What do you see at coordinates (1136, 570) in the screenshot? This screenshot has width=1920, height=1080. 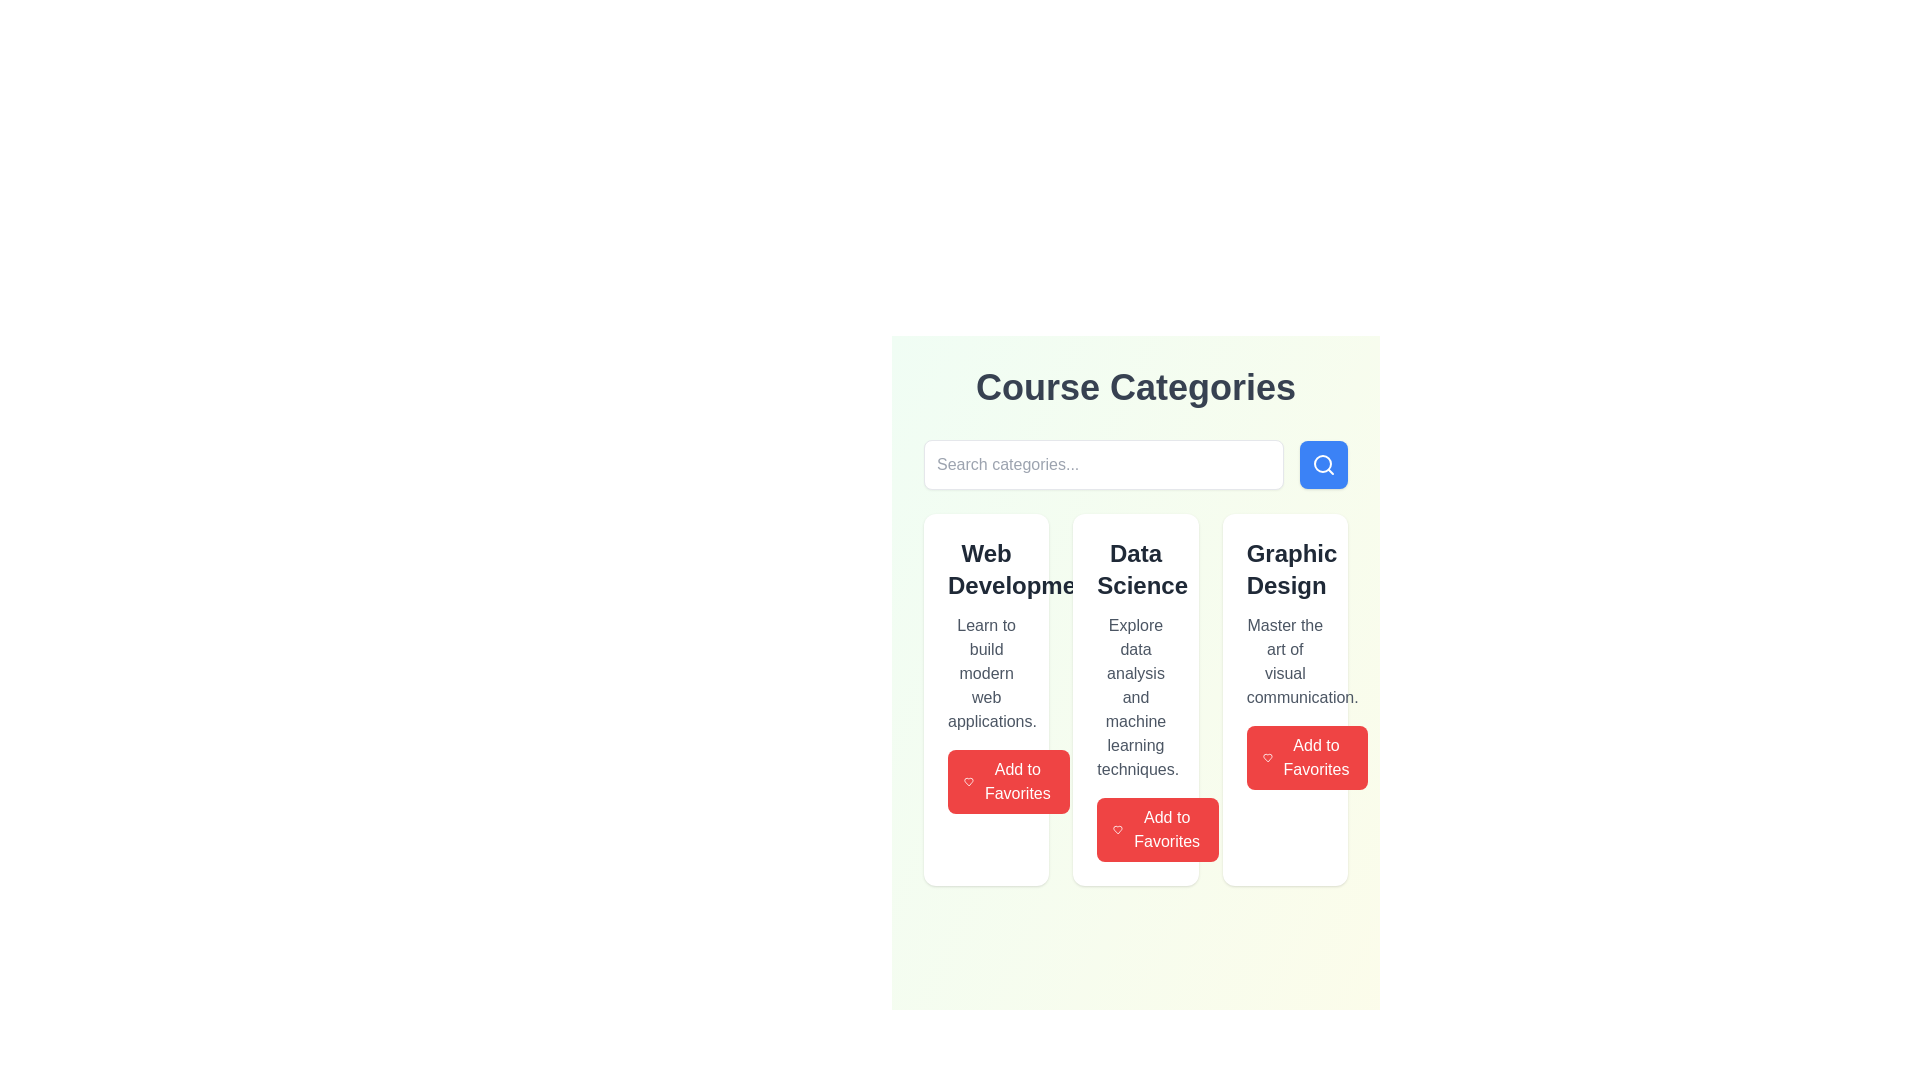 I see `text element labeled 'Data Science' which is displayed prominently at the top center of the card layout` at bounding box center [1136, 570].